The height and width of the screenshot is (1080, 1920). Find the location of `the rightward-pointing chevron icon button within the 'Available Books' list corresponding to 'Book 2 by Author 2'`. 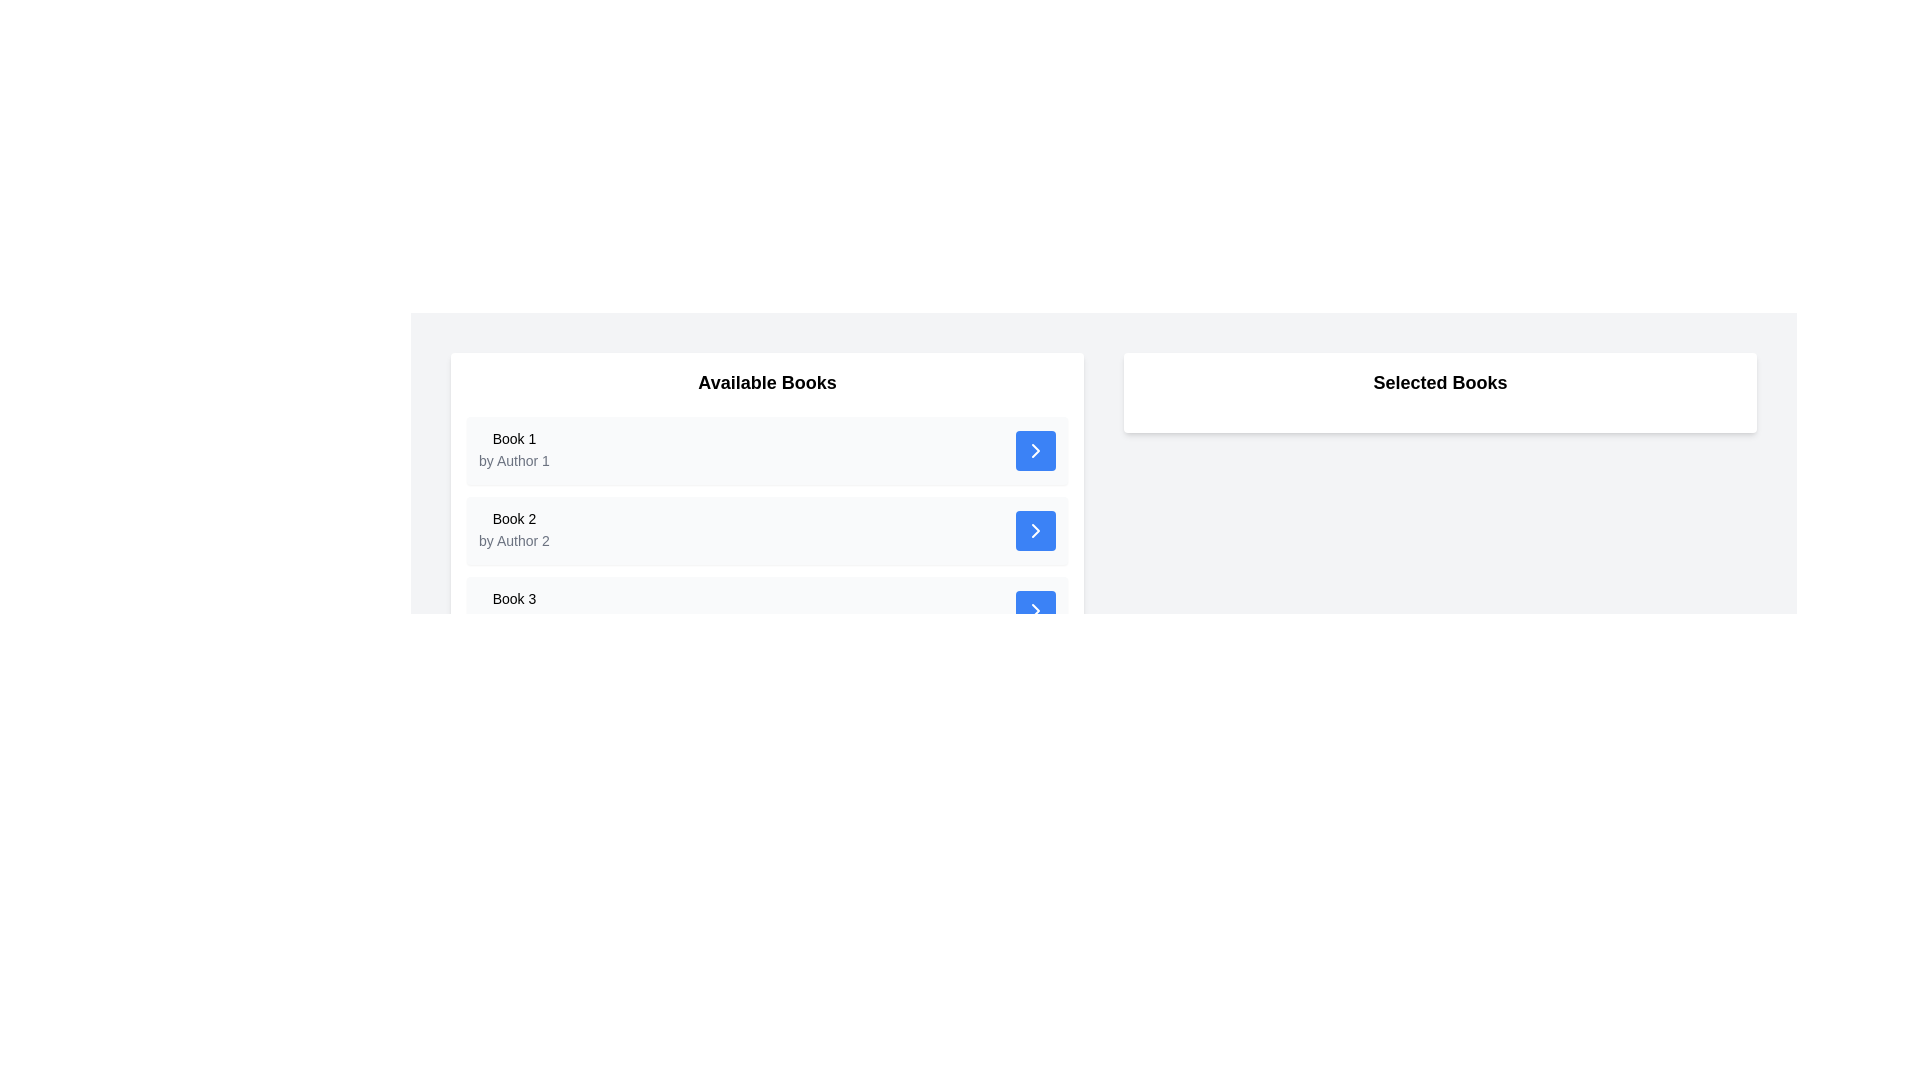

the rightward-pointing chevron icon button within the 'Available Books' list corresponding to 'Book 2 by Author 2' is located at coordinates (1036, 530).